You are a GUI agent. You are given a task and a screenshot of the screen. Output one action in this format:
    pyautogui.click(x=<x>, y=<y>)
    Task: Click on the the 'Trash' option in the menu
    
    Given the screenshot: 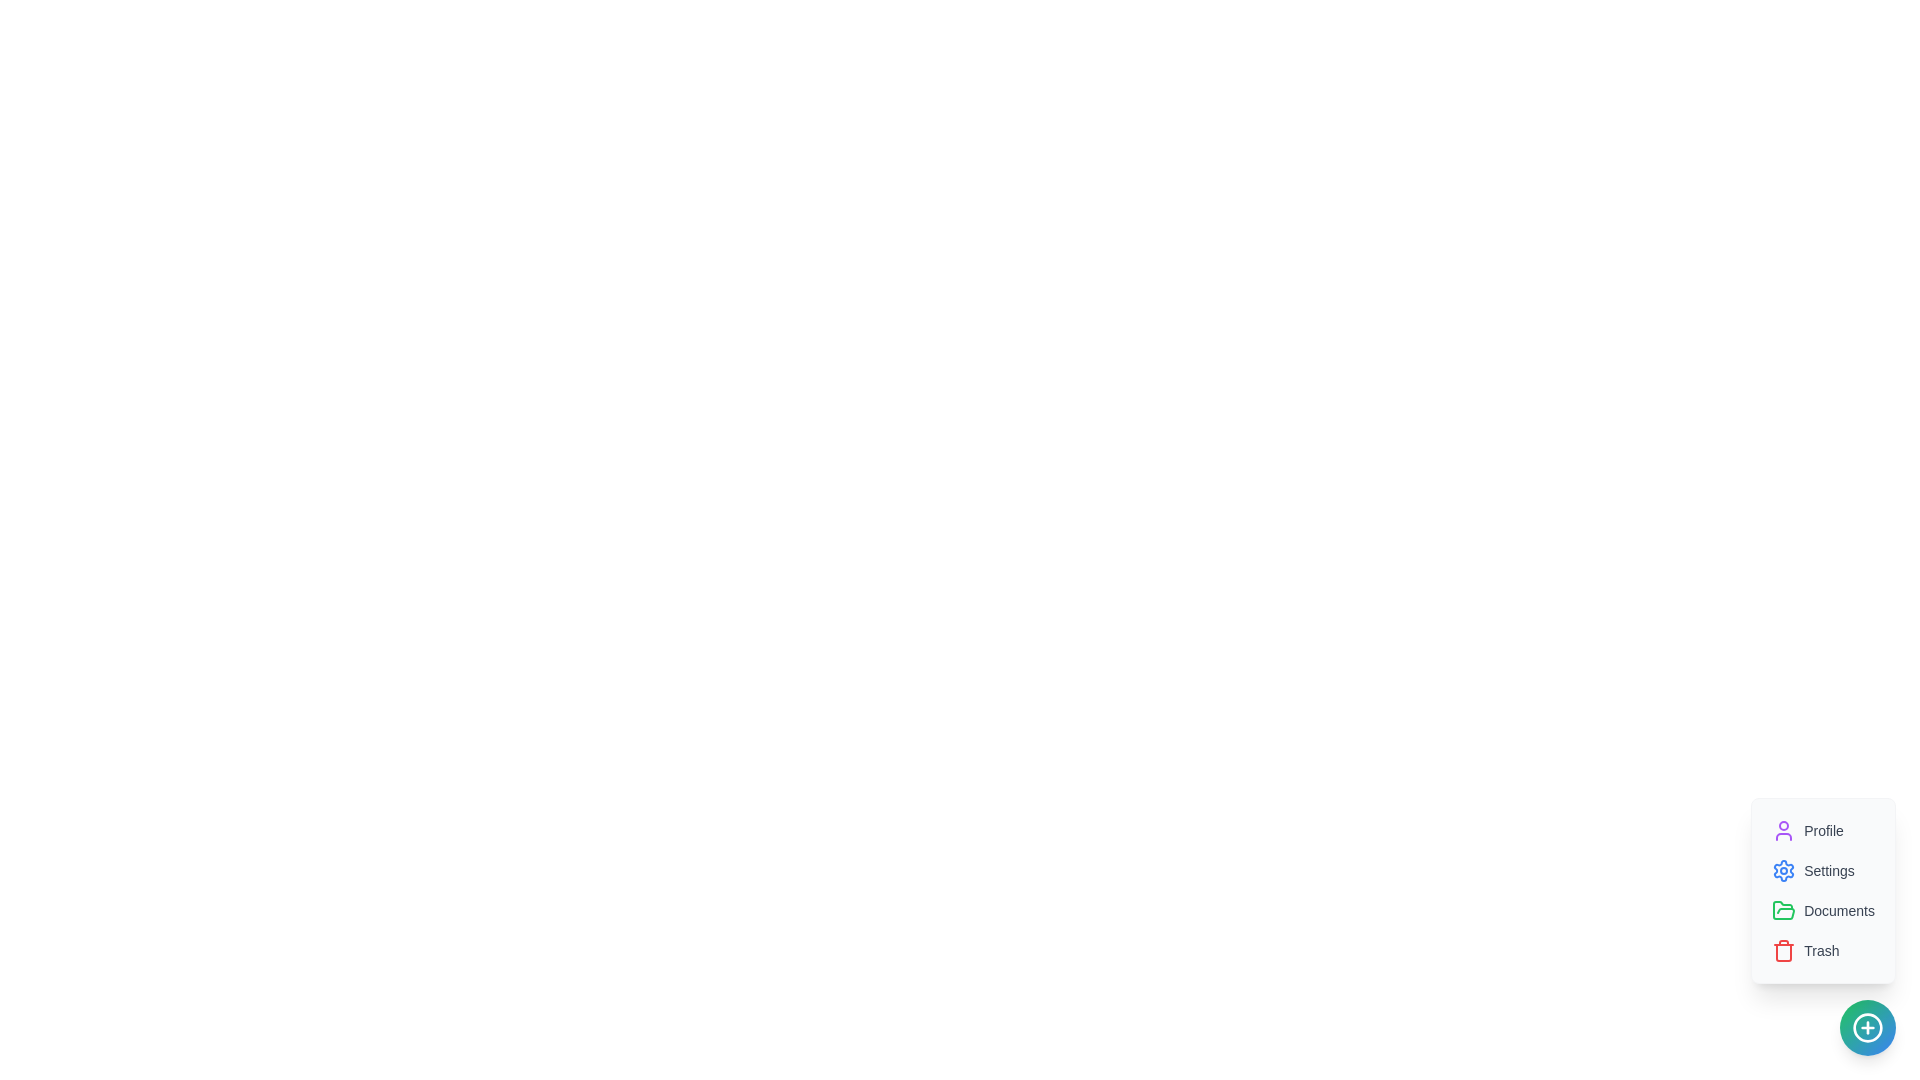 What is the action you would take?
    pyautogui.click(x=1804, y=950)
    